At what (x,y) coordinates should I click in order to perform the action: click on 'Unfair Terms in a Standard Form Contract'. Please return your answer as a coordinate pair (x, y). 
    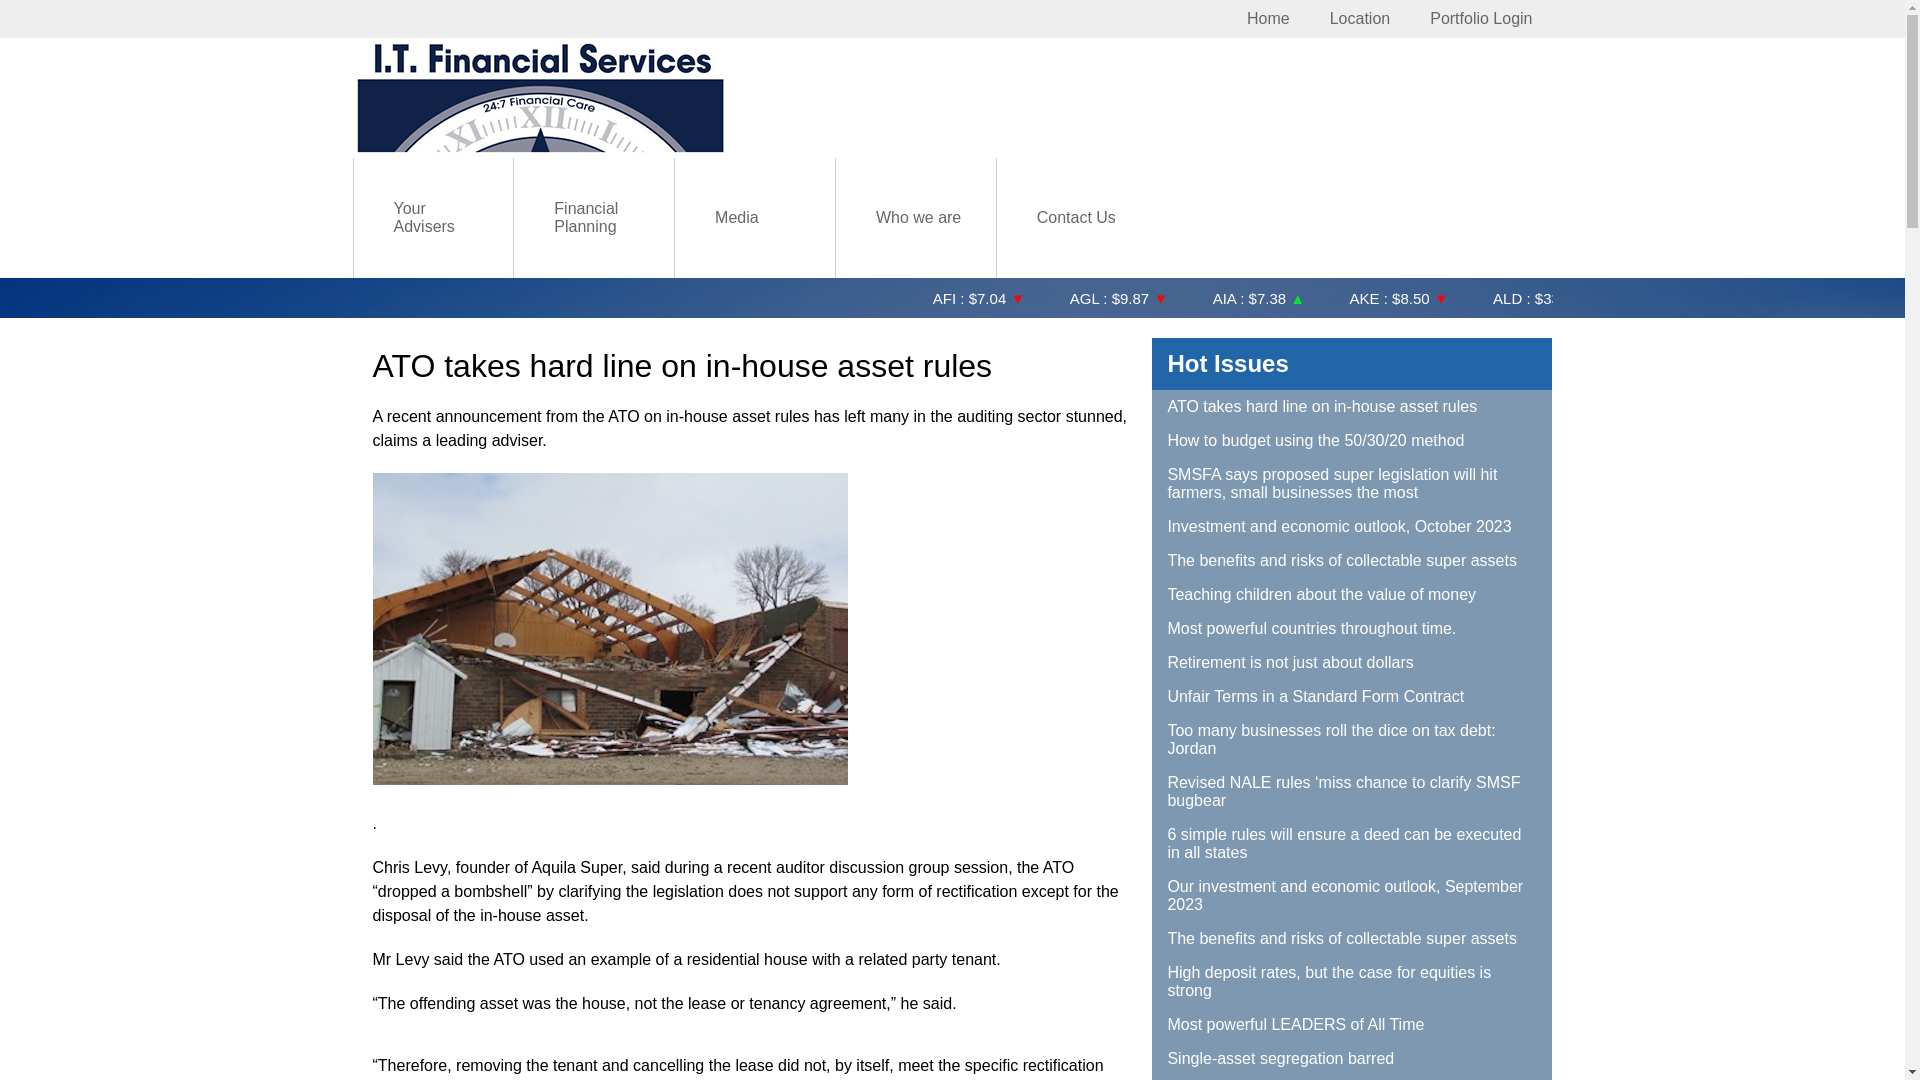
    Looking at the image, I should click on (1352, 696).